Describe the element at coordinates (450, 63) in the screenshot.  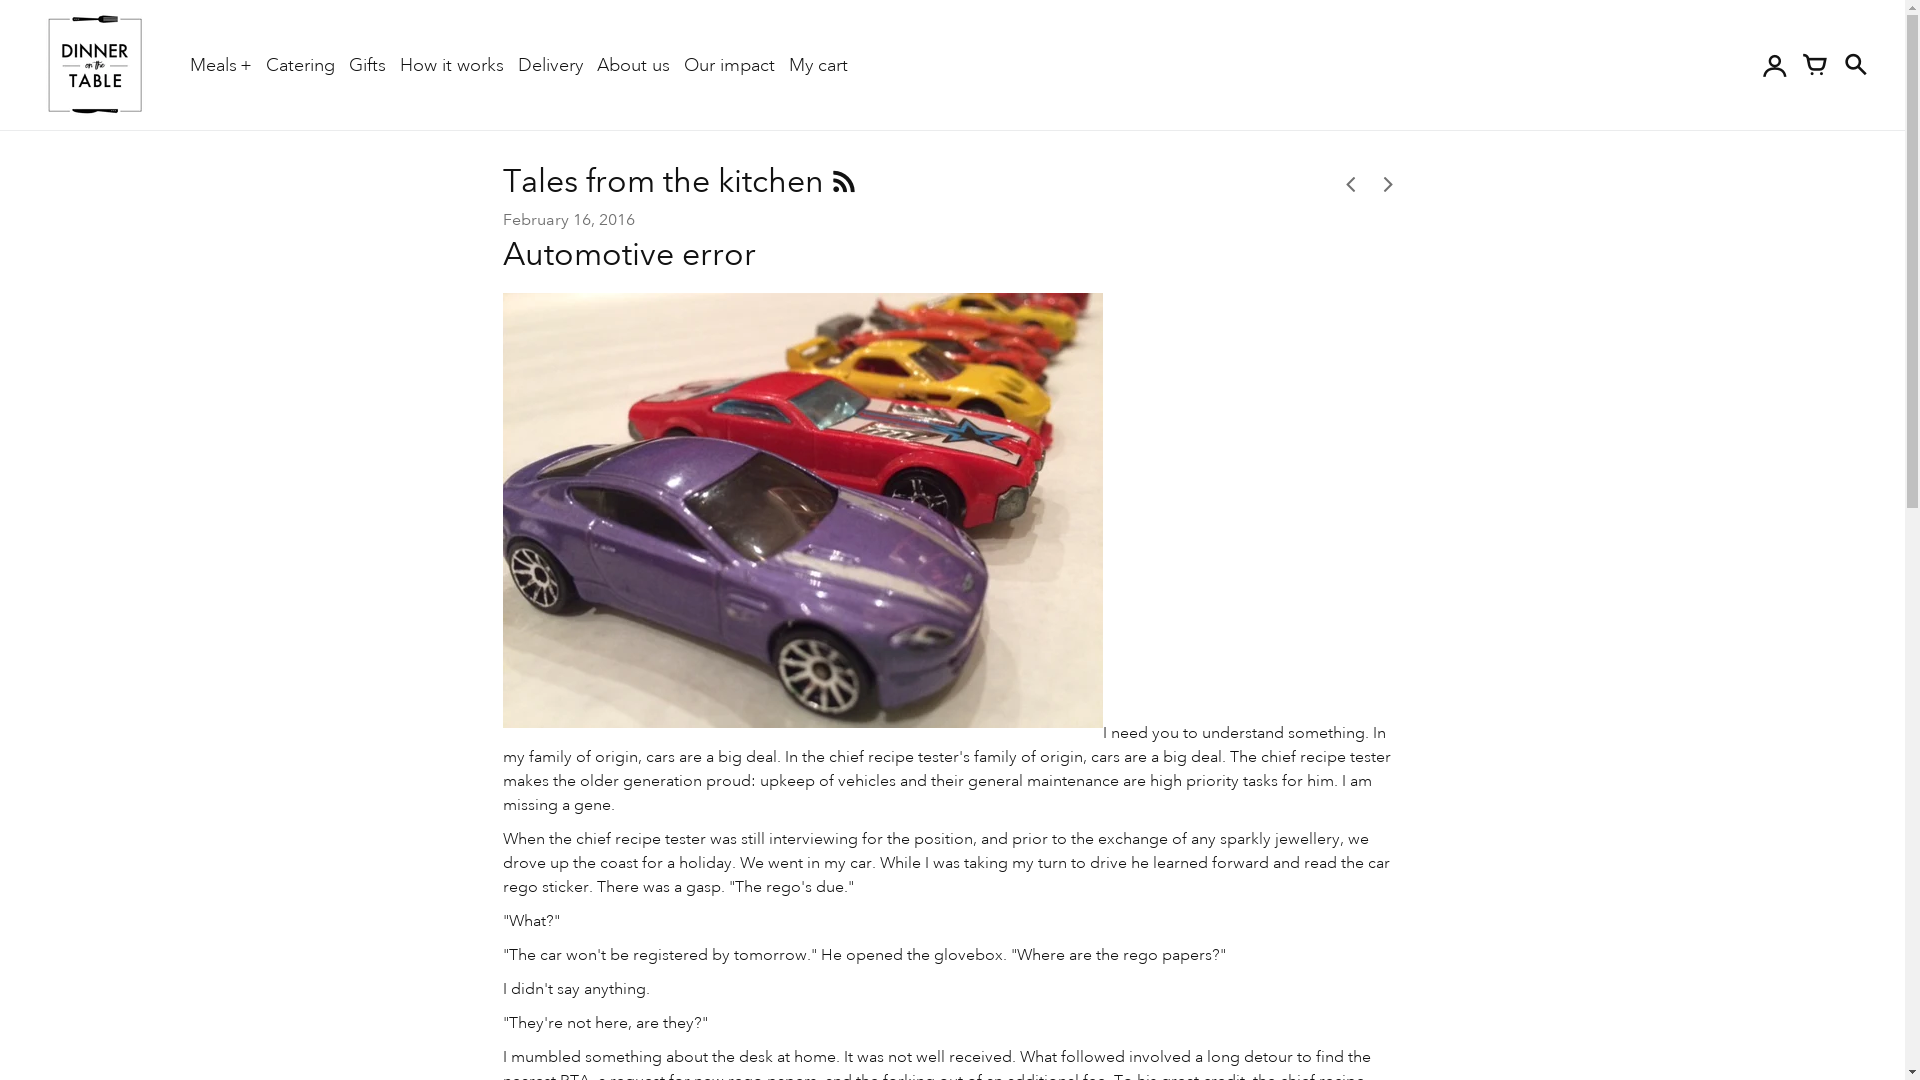
I see `'How it works'` at that location.